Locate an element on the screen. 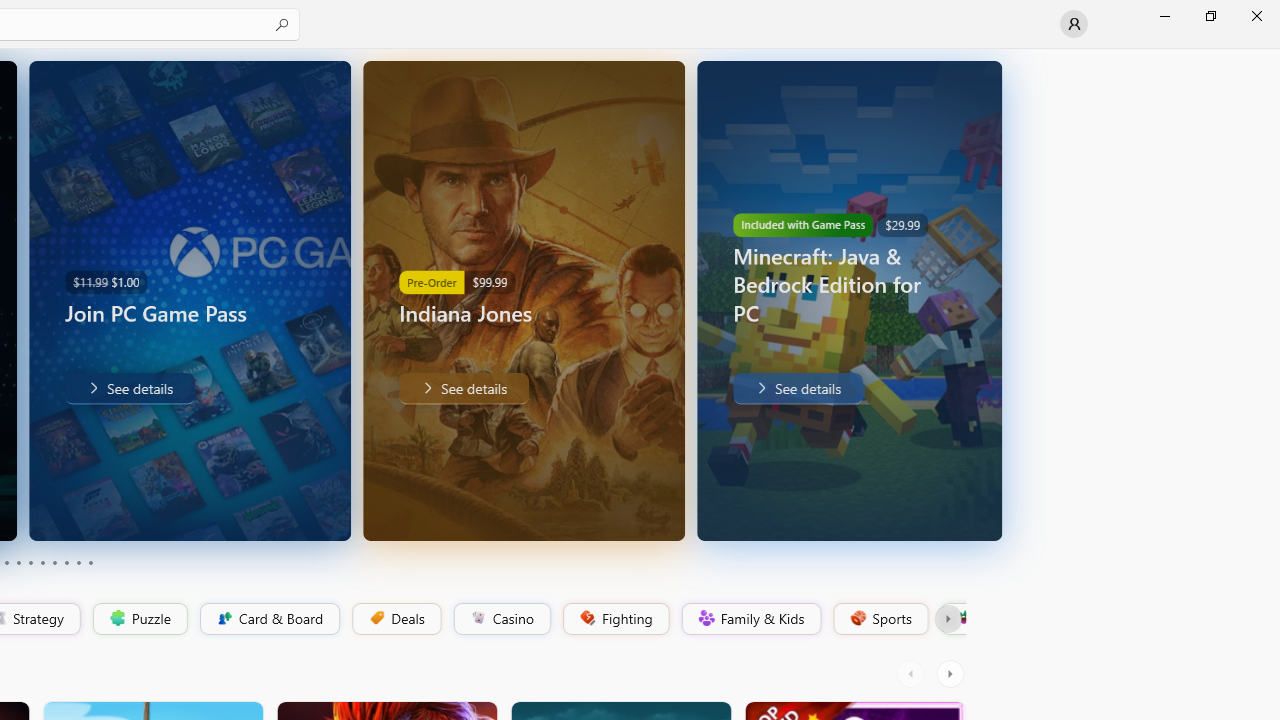  'Puzzle' is located at coordinates (138, 618).